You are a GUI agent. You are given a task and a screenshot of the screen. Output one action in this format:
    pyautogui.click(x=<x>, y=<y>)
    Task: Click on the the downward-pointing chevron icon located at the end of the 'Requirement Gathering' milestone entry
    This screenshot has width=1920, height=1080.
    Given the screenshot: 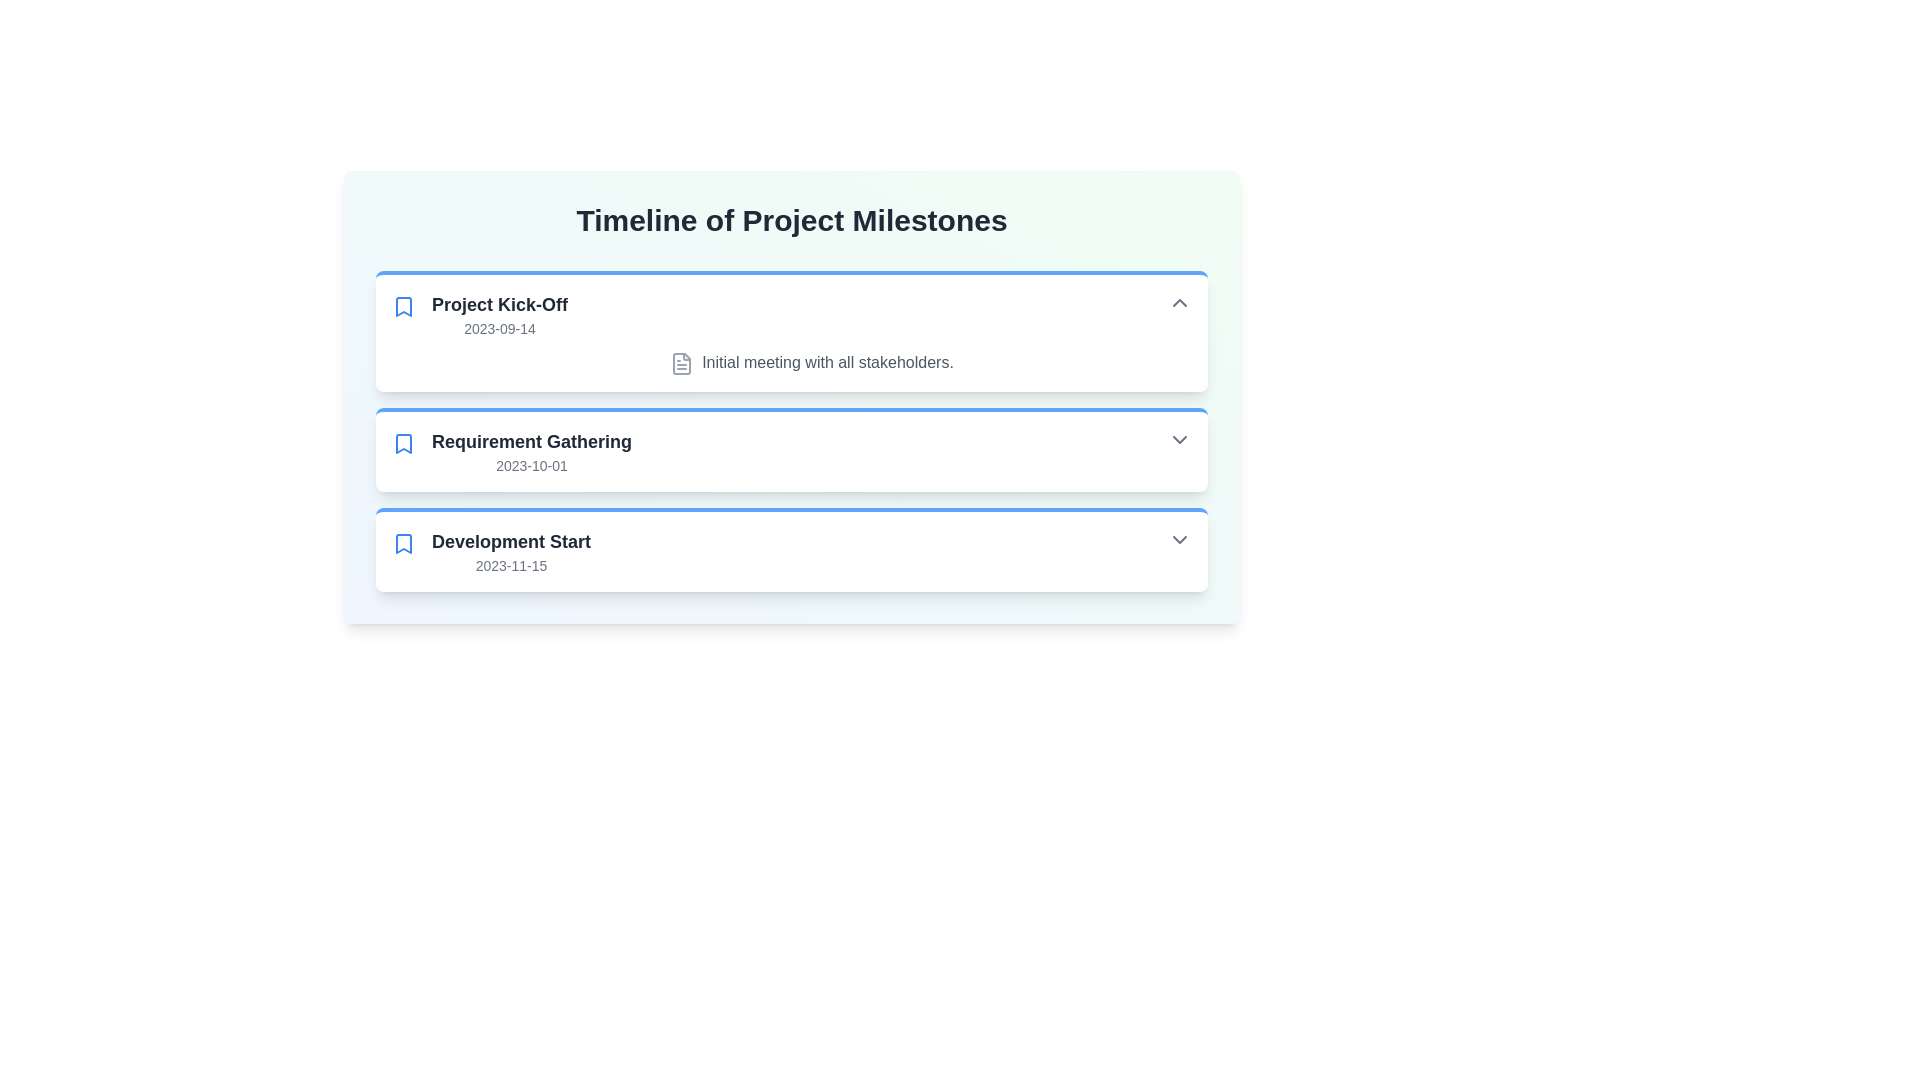 What is the action you would take?
    pyautogui.click(x=1180, y=438)
    